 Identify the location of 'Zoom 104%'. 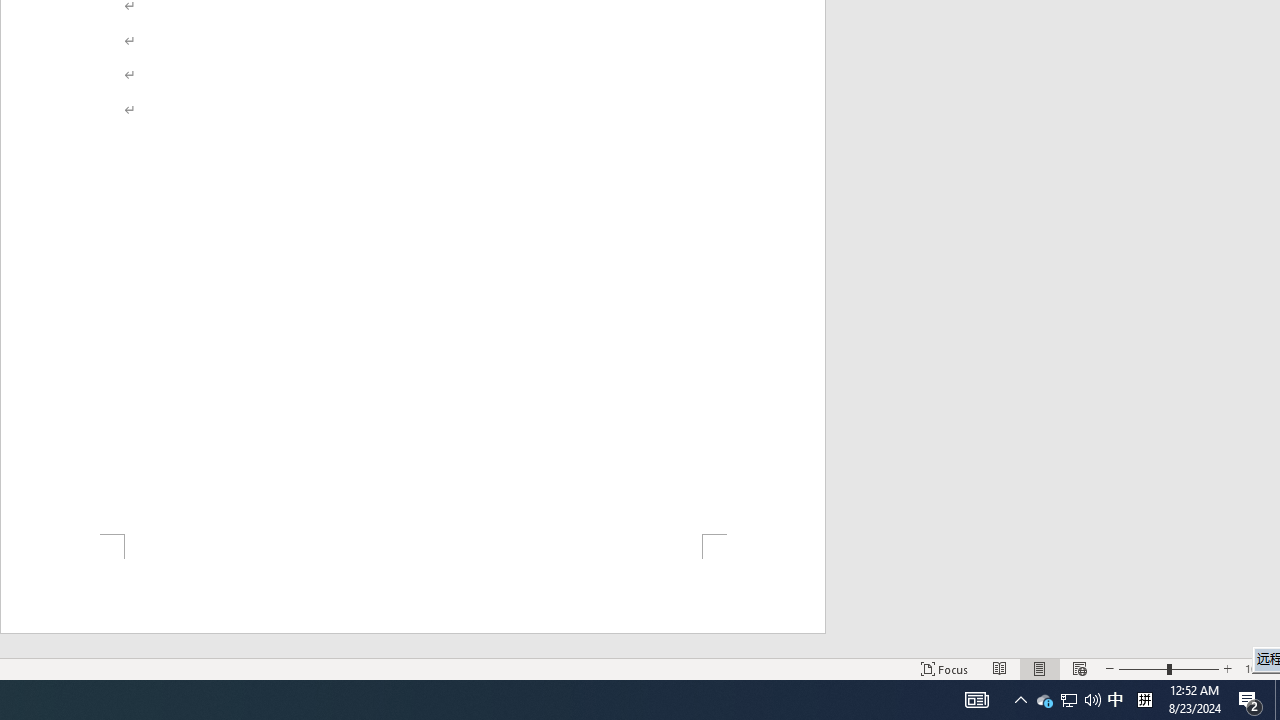
(1257, 669).